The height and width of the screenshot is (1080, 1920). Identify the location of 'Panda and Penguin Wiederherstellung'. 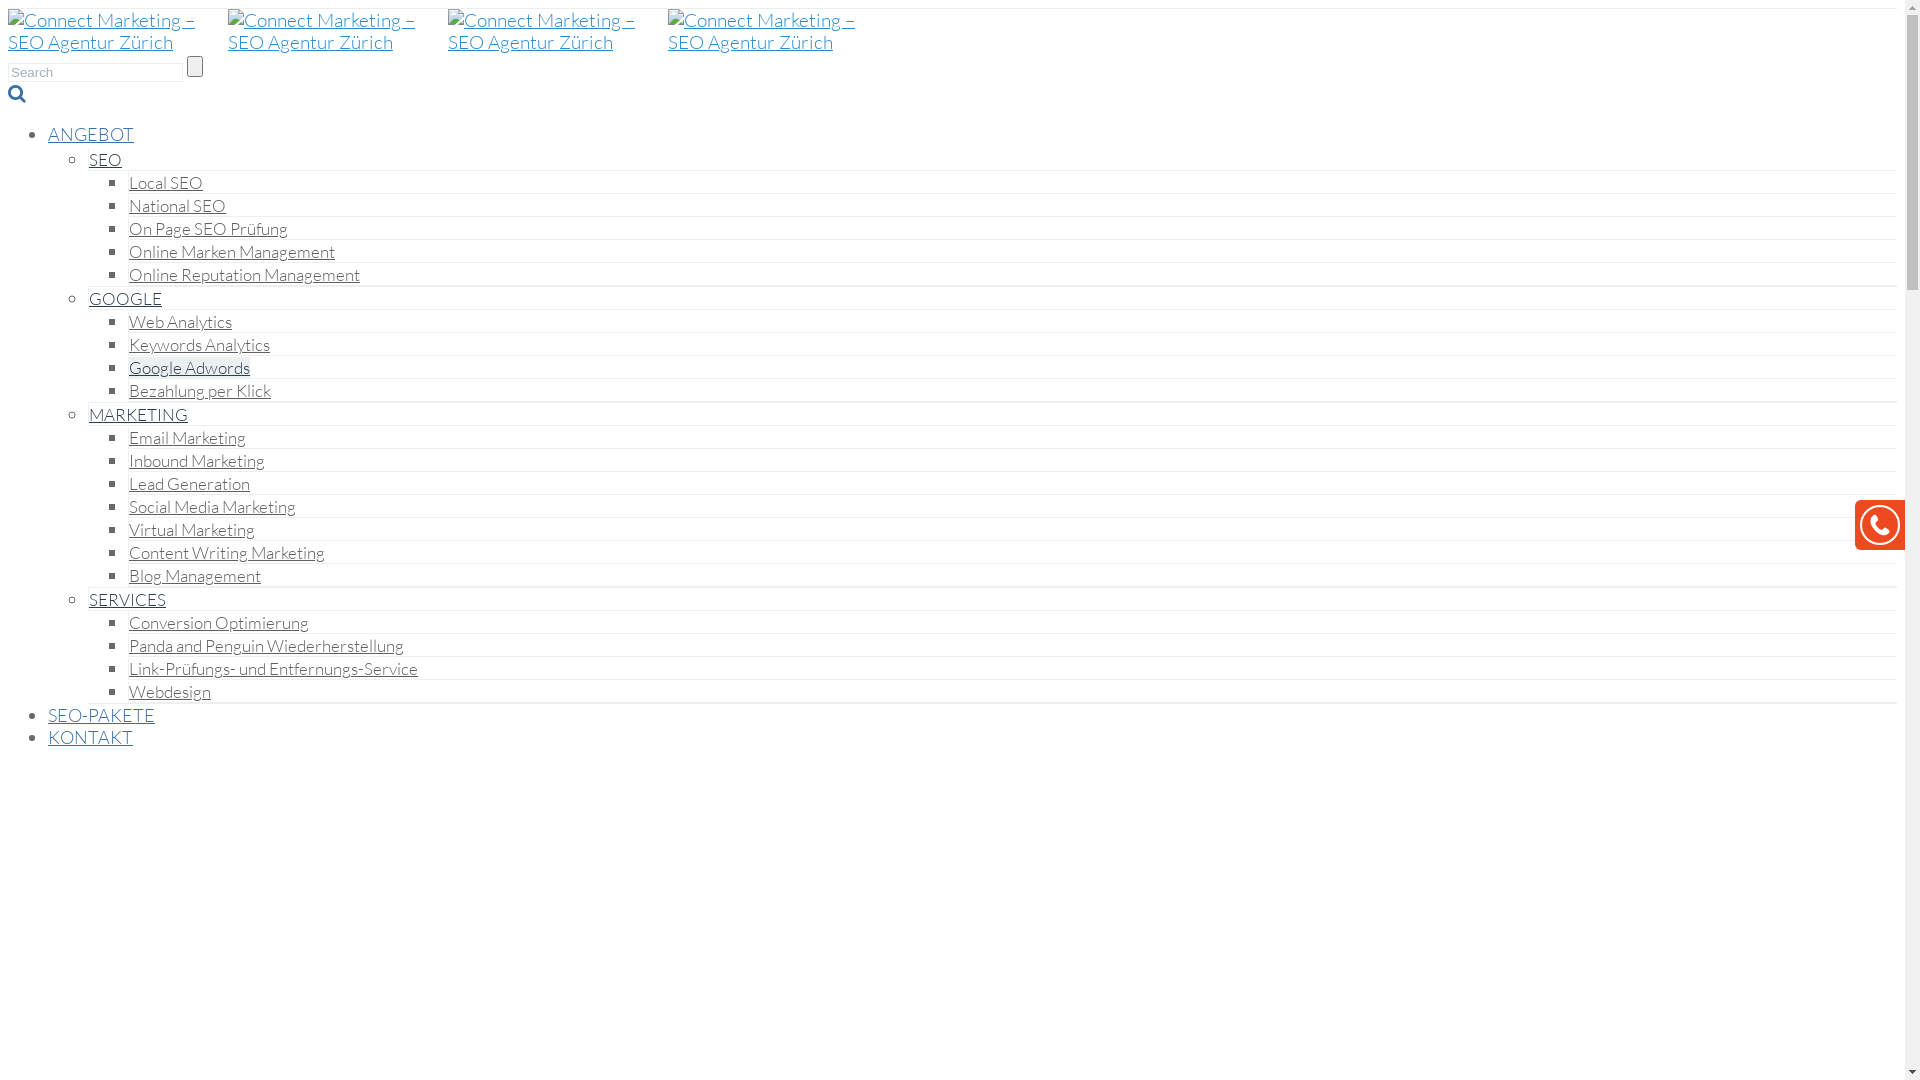
(264, 645).